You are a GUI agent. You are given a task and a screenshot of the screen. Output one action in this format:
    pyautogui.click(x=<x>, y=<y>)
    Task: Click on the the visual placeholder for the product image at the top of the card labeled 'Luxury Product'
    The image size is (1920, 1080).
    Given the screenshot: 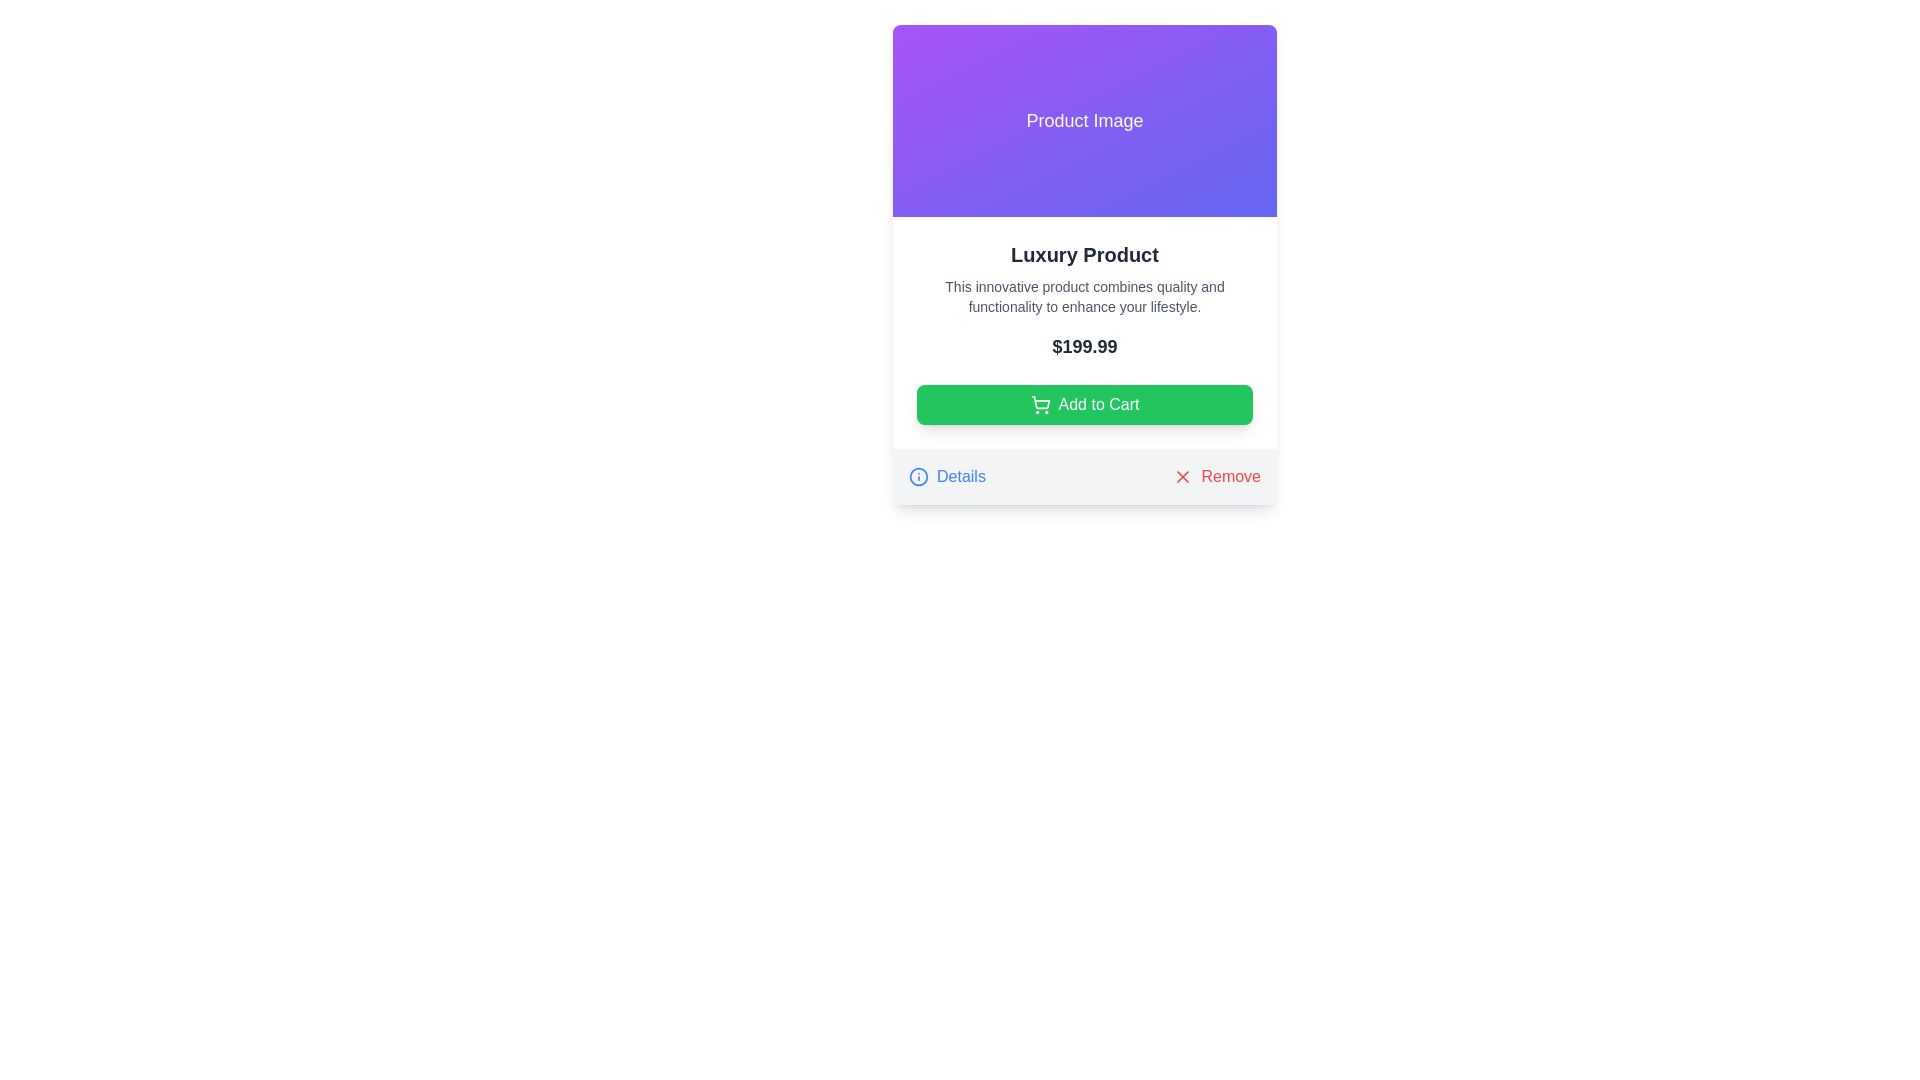 What is the action you would take?
    pyautogui.click(x=1083, y=120)
    